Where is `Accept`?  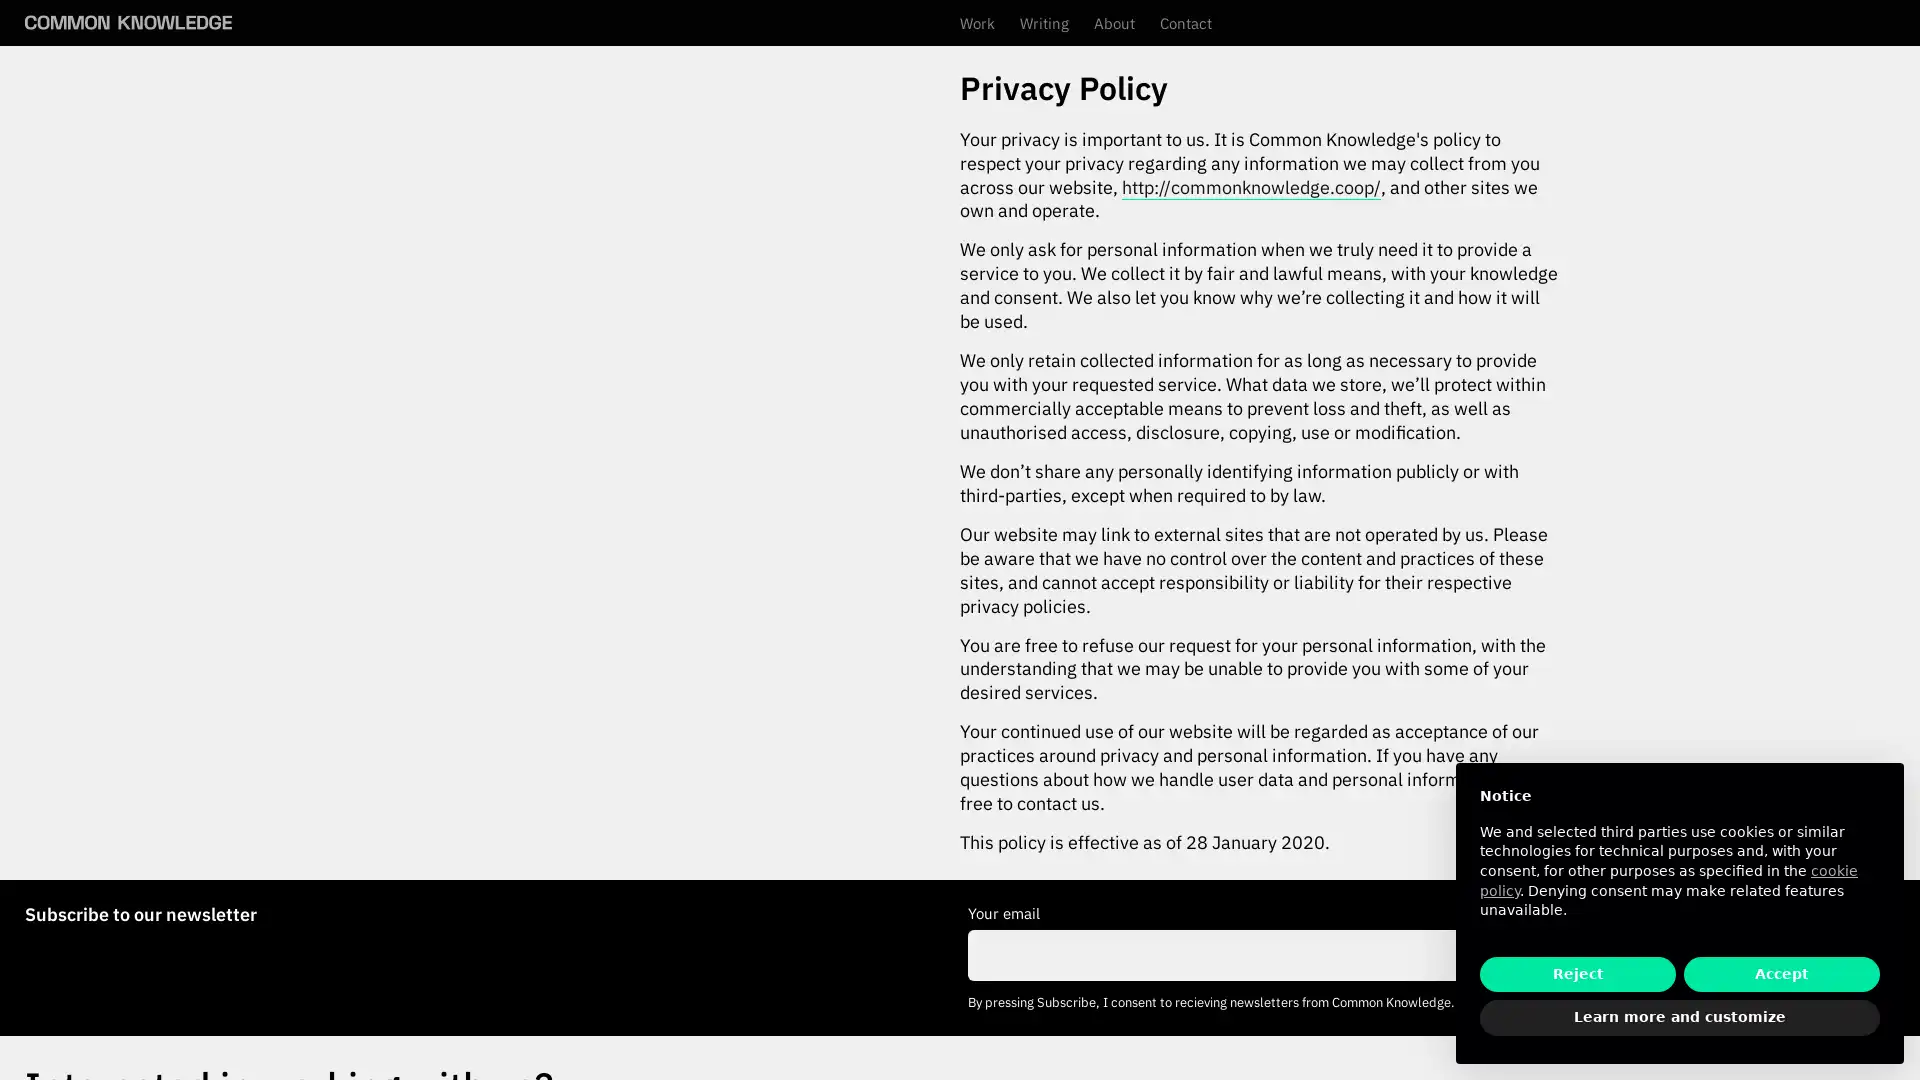
Accept is located at coordinates (1781, 973).